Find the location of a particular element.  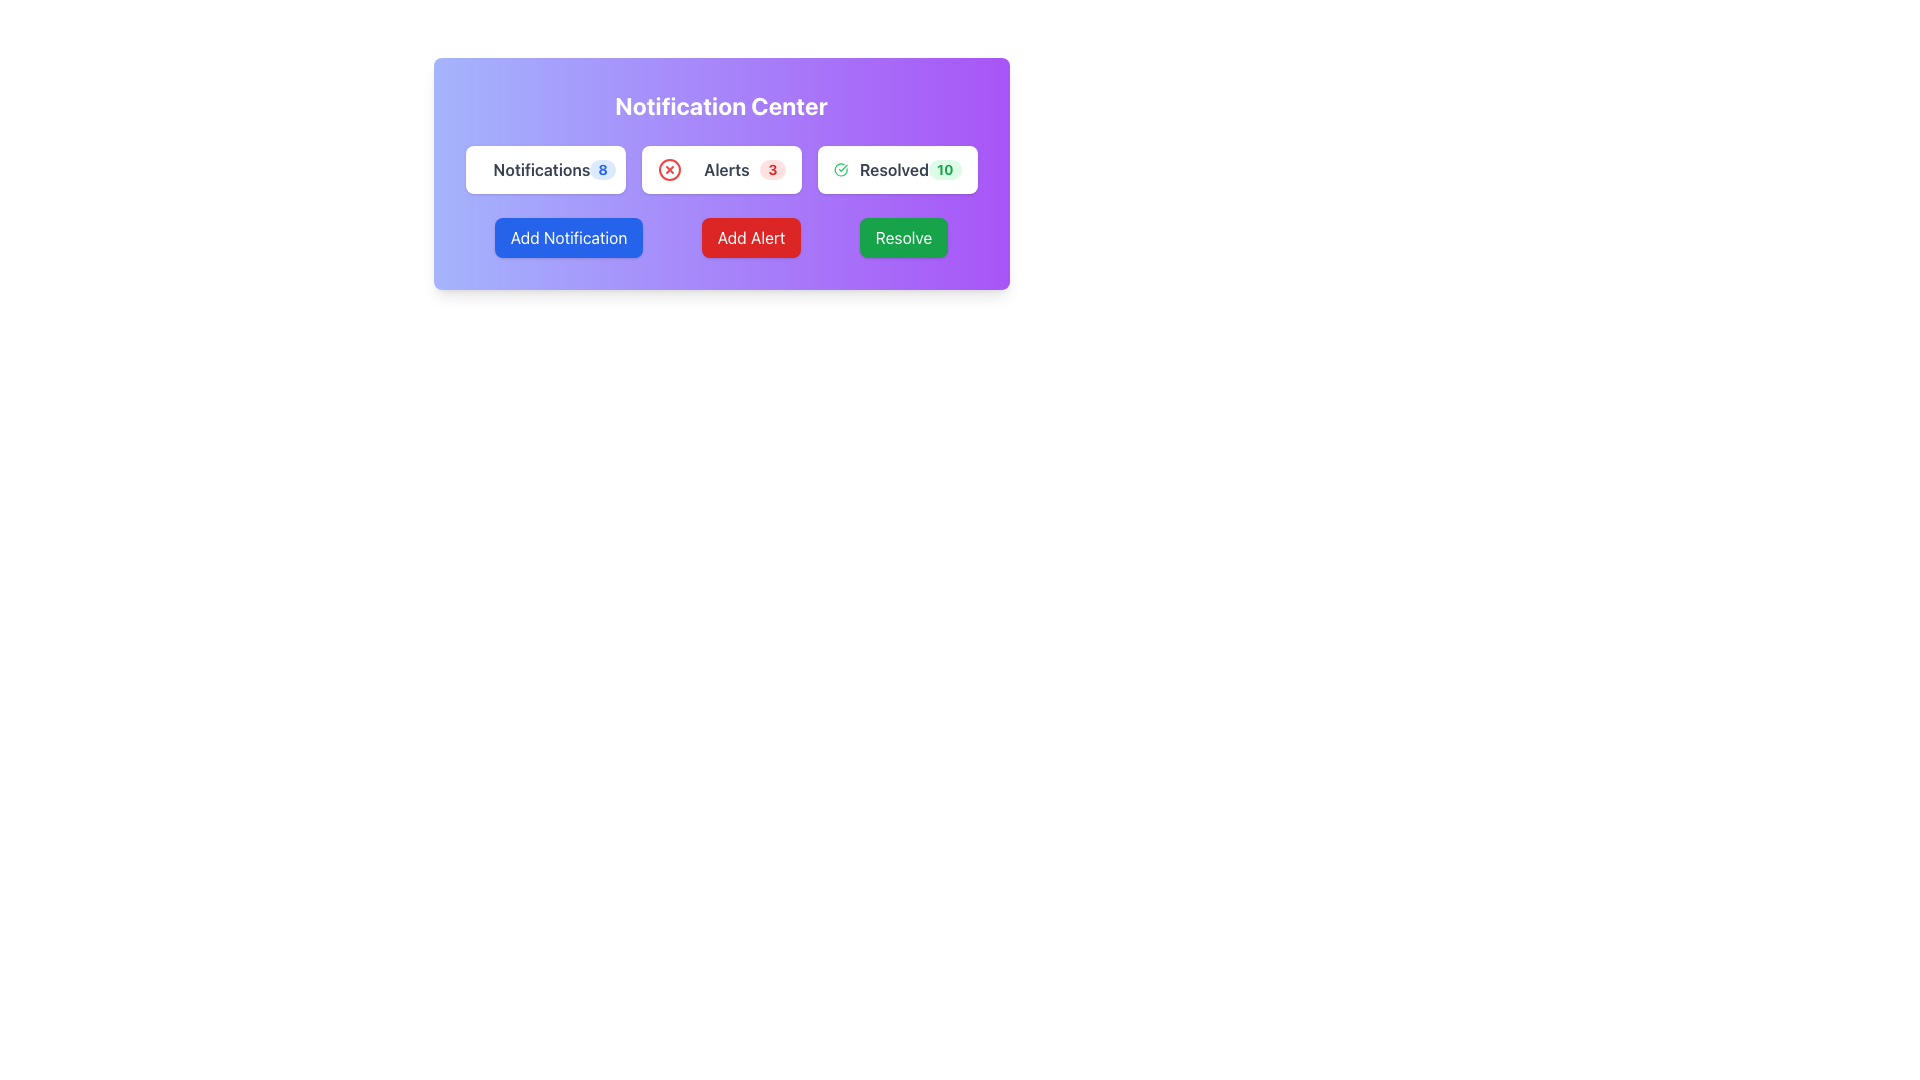

the SVG circle that signifies the alert cross icon in the 'Alerts' box is located at coordinates (669, 168).